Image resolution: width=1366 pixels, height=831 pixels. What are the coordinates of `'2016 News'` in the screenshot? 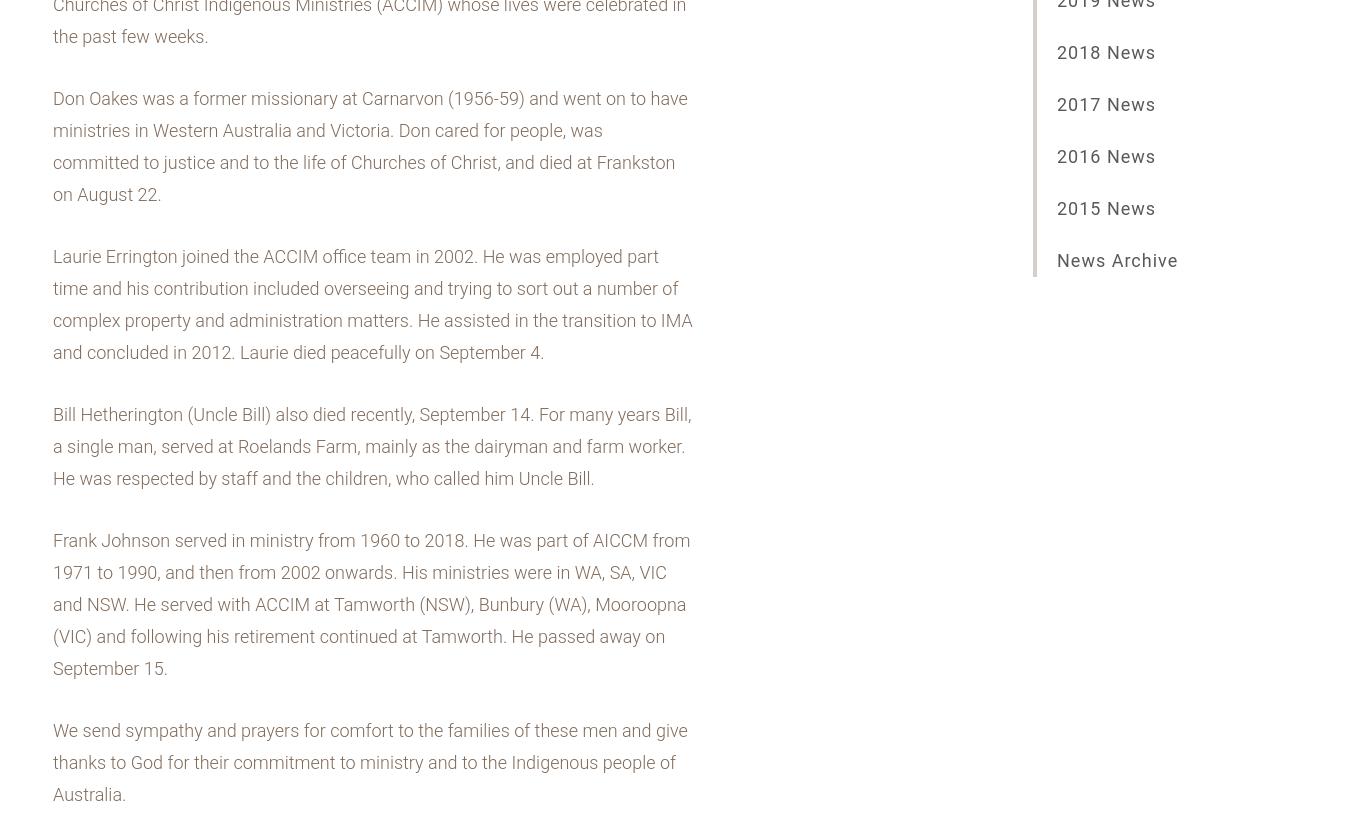 It's located at (1056, 155).